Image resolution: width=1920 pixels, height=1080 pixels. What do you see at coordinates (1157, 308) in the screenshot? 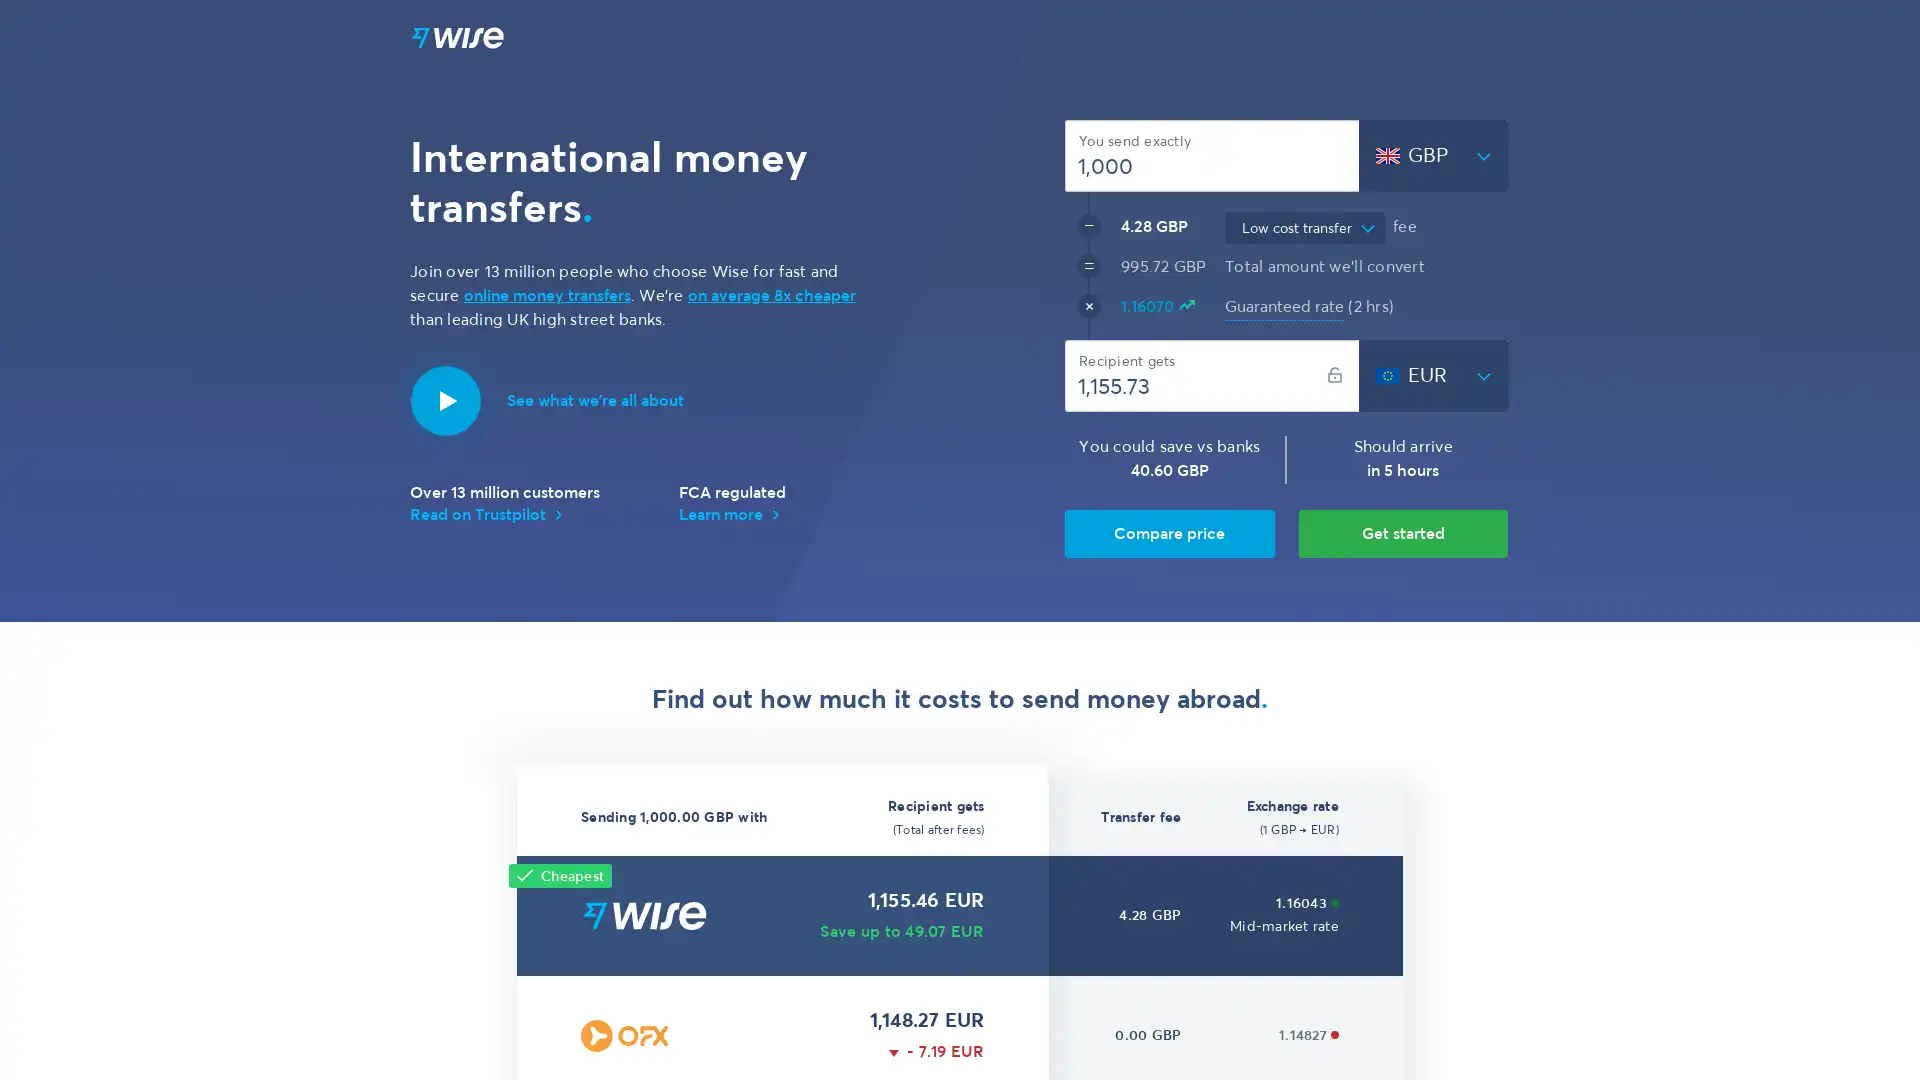
I see `1.16070` at bounding box center [1157, 308].